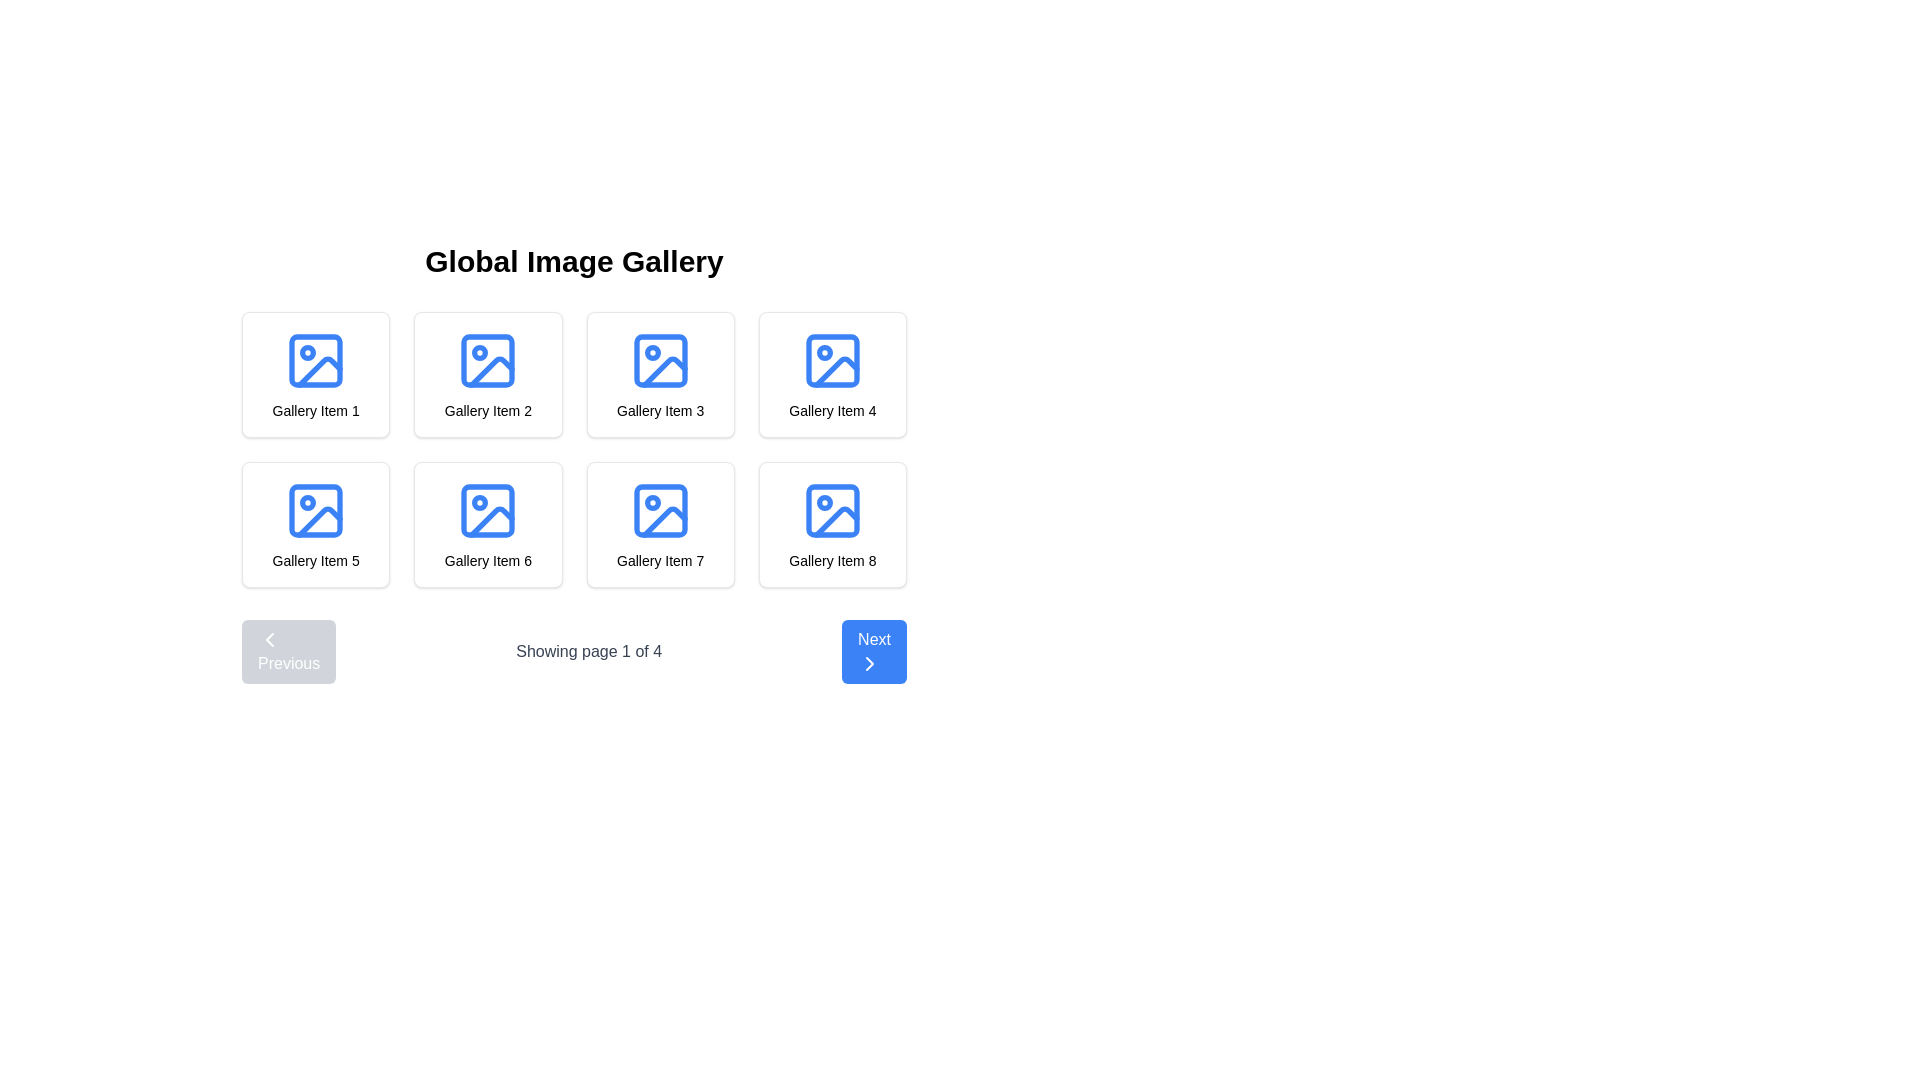 The width and height of the screenshot is (1920, 1080). Describe the element at coordinates (660, 361) in the screenshot. I see `the decorative icon graphic (SVG) located in the third position of the 'Global Image Gallery', which visually signifies the content of the gallery item` at that location.